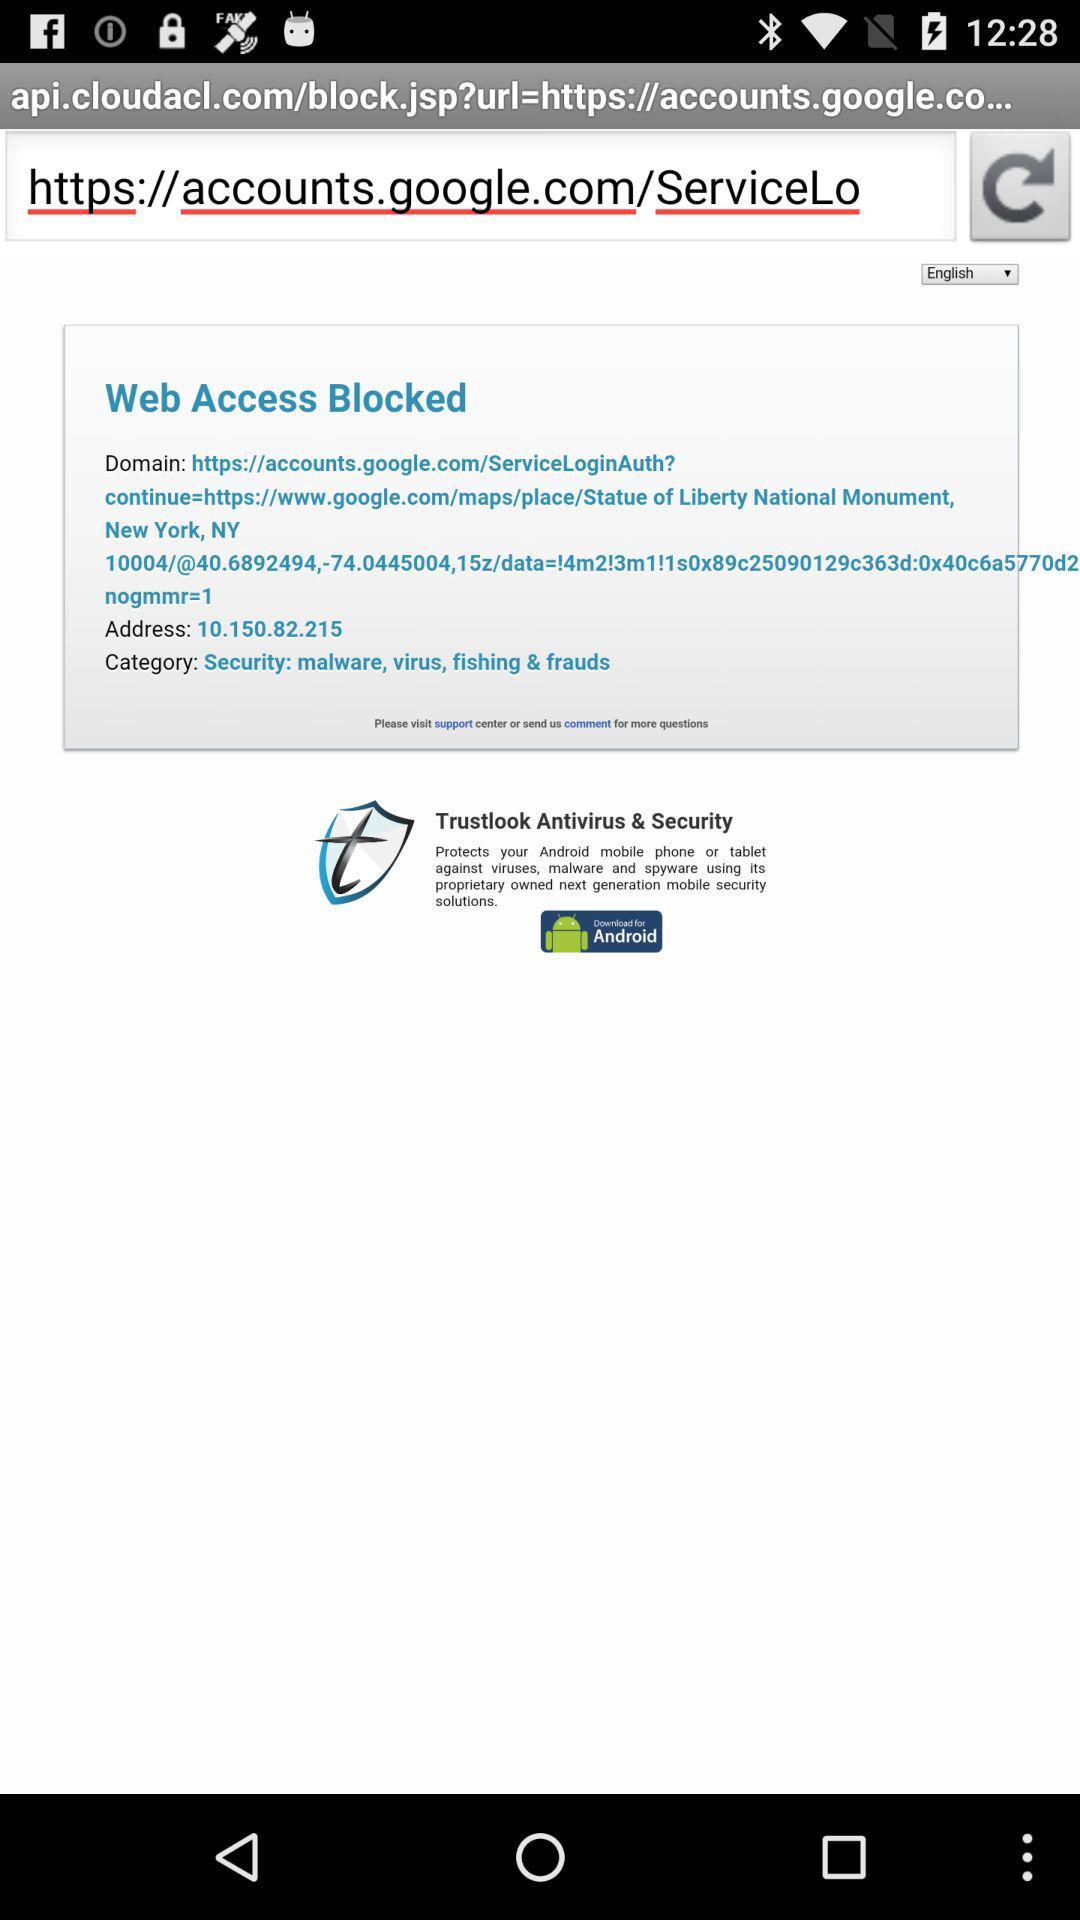  What do you see at coordinates (1020, 192) in the screenshot?
I see `reload page` at bounding box center [1020, 192].